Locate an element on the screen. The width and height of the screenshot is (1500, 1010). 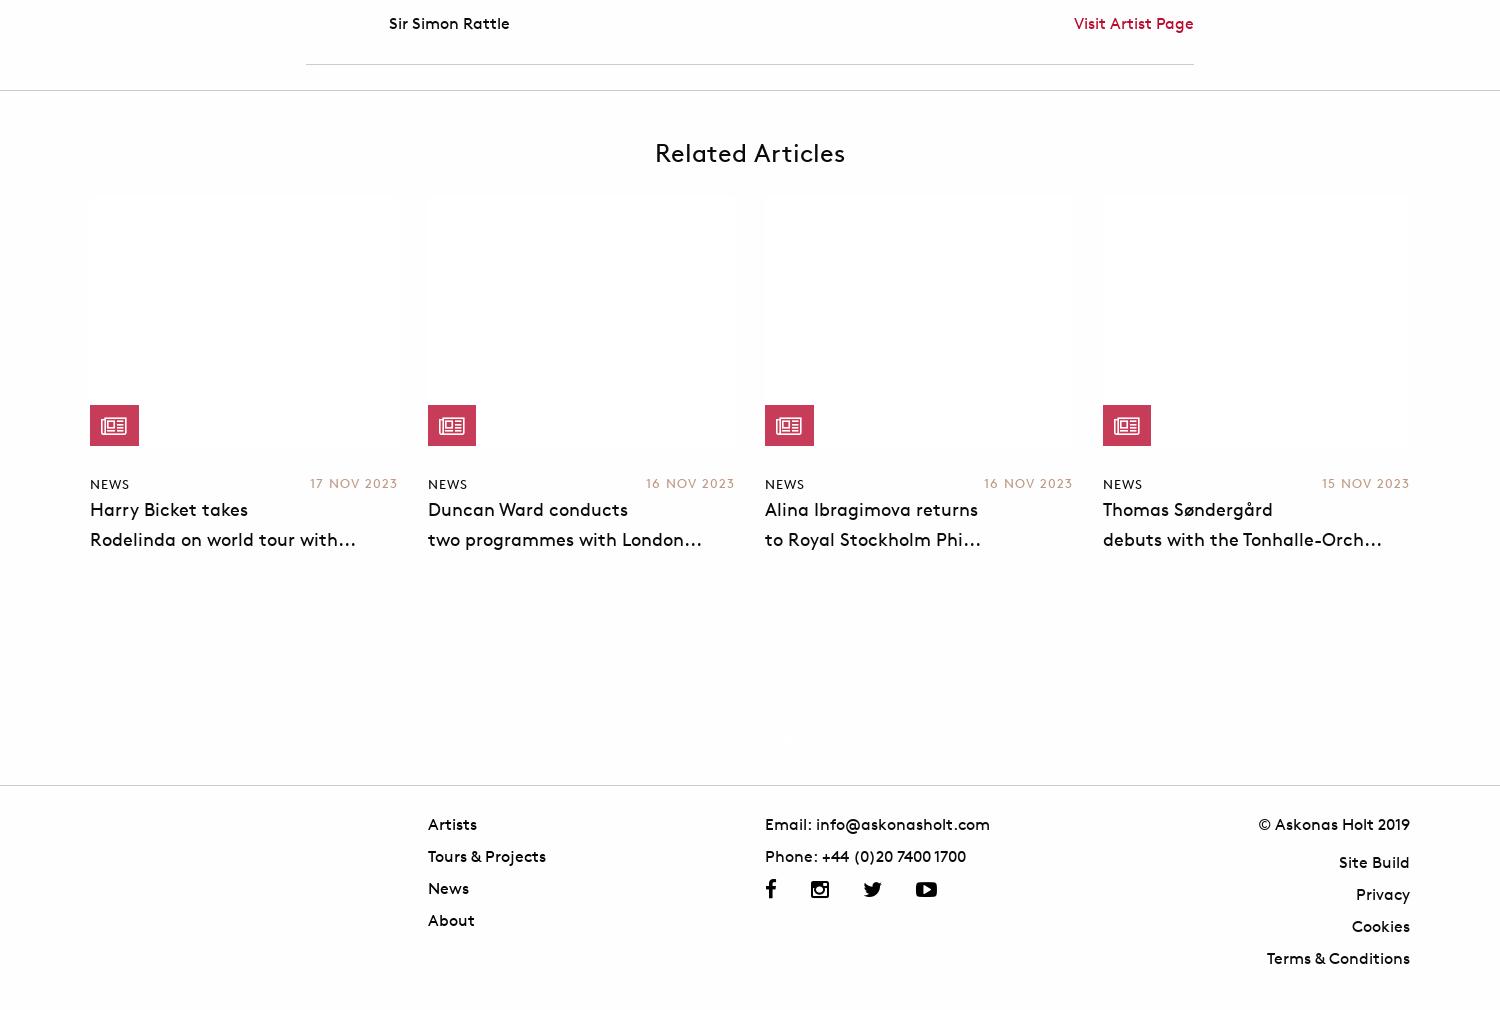
'Terms & Conditions' is located at coordinates (1337, 957).